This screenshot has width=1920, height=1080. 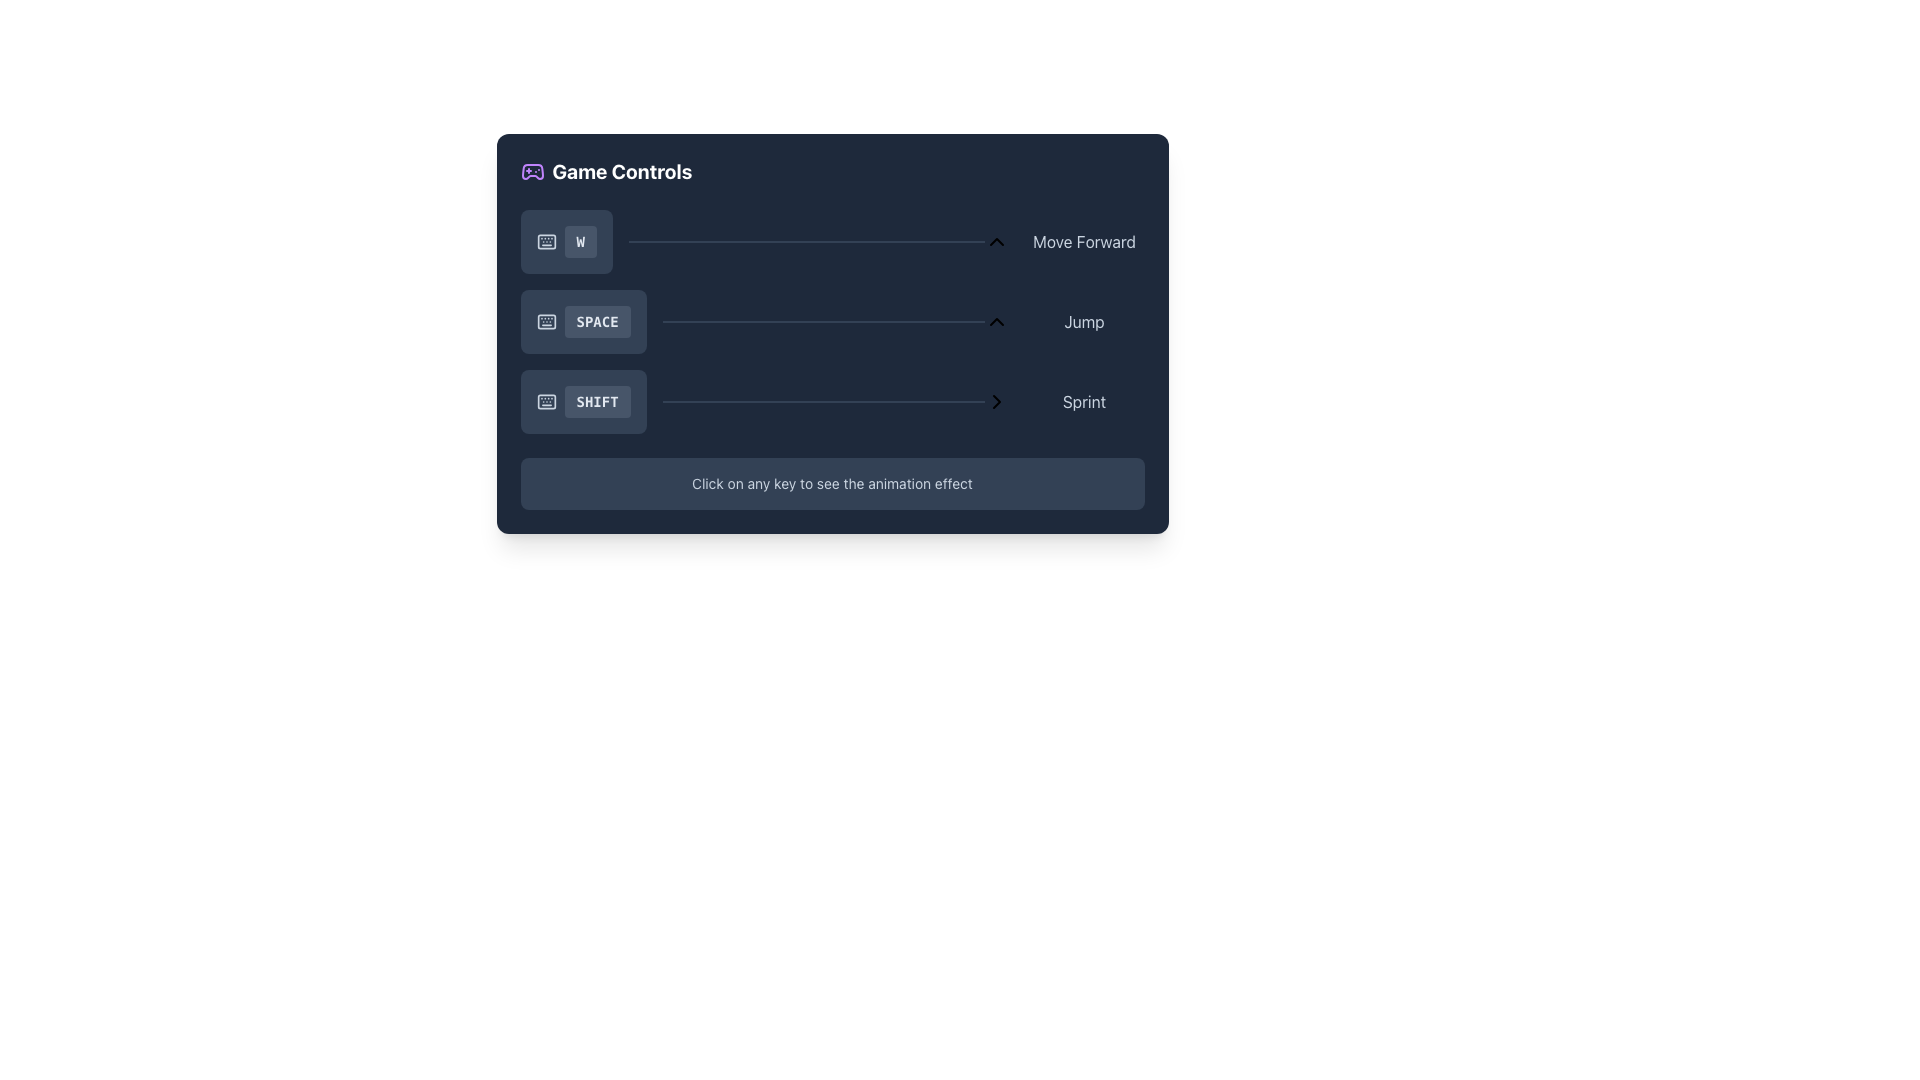 I want to click on the first button labeled 'W' with a dark gray background and rounded corners, located in the 'Game Controls' section, so click(x=579, y=241).